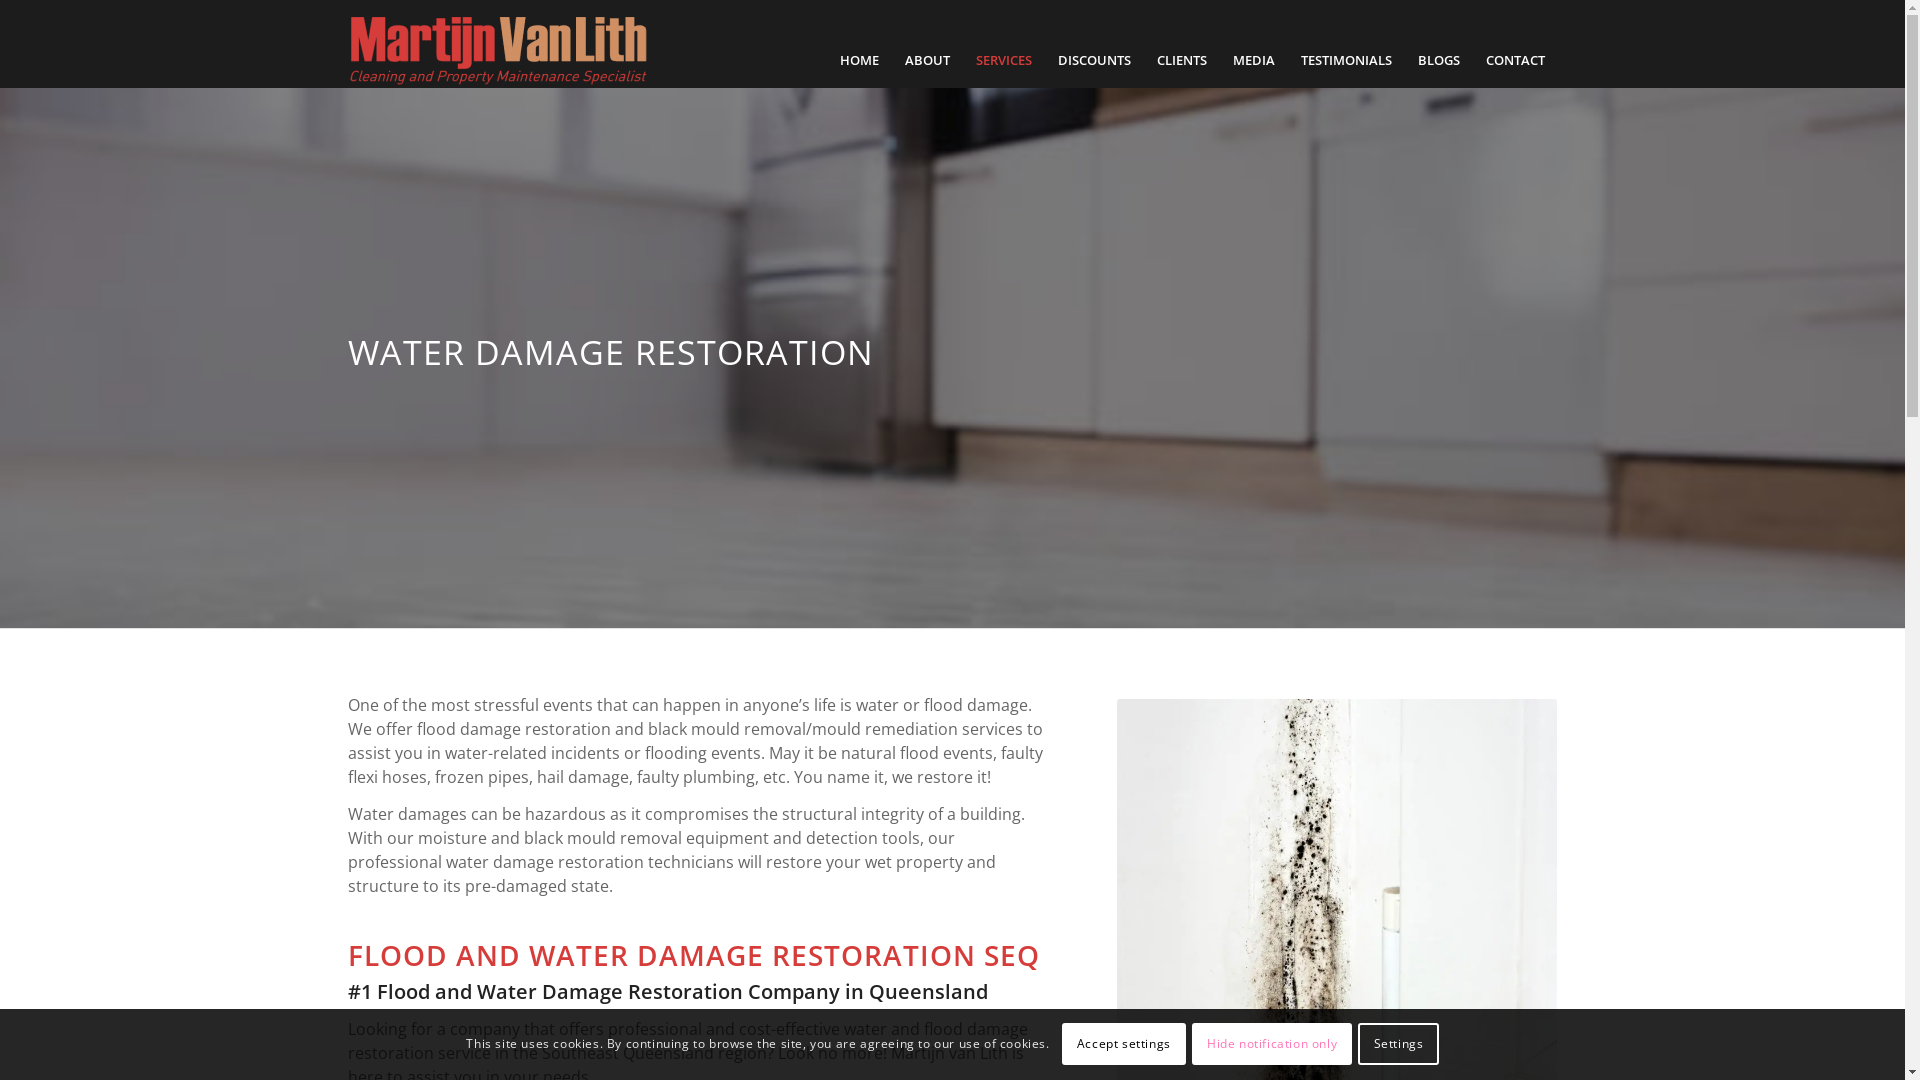  Describe the element at coordinates (1003, 59) in the screenshot. I see `'SERVICES'` at that location.